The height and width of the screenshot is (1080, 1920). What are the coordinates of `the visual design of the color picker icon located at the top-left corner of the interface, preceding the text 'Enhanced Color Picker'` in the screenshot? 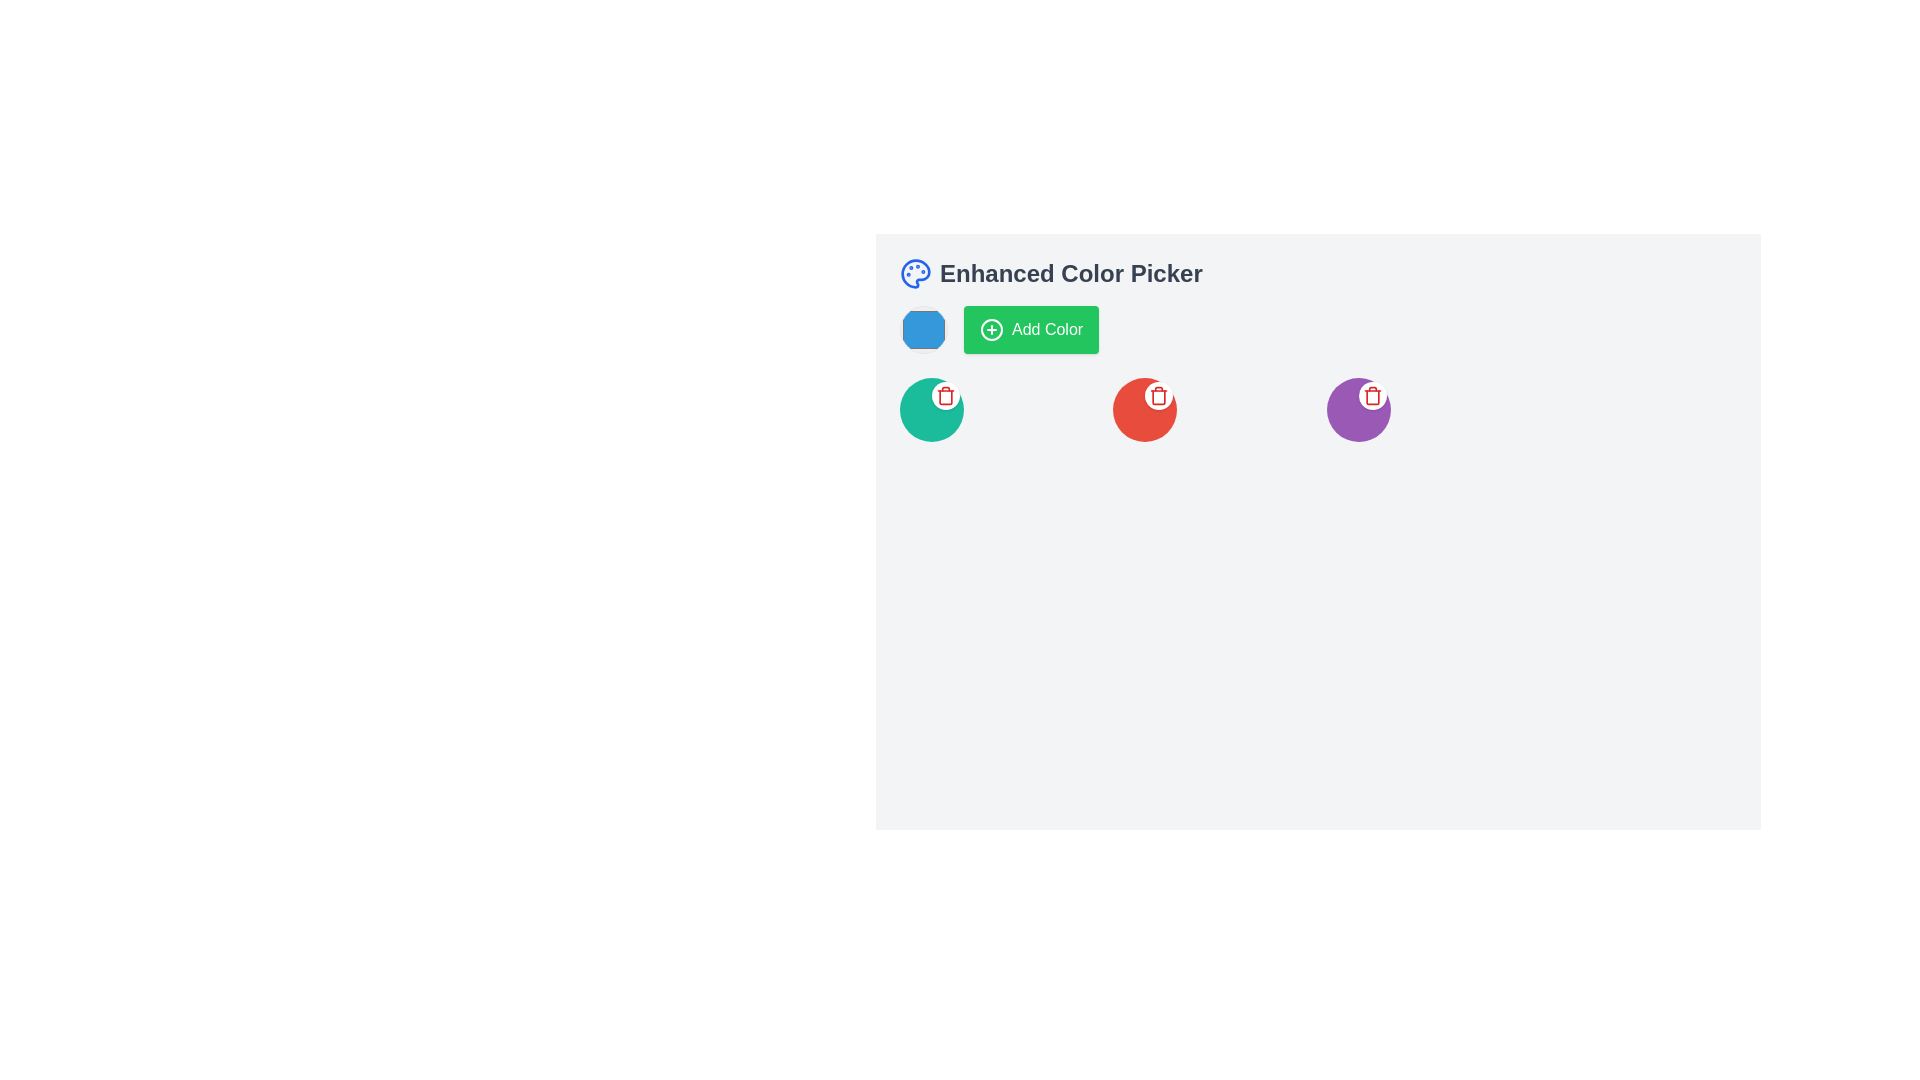 It's located at (915, 273).